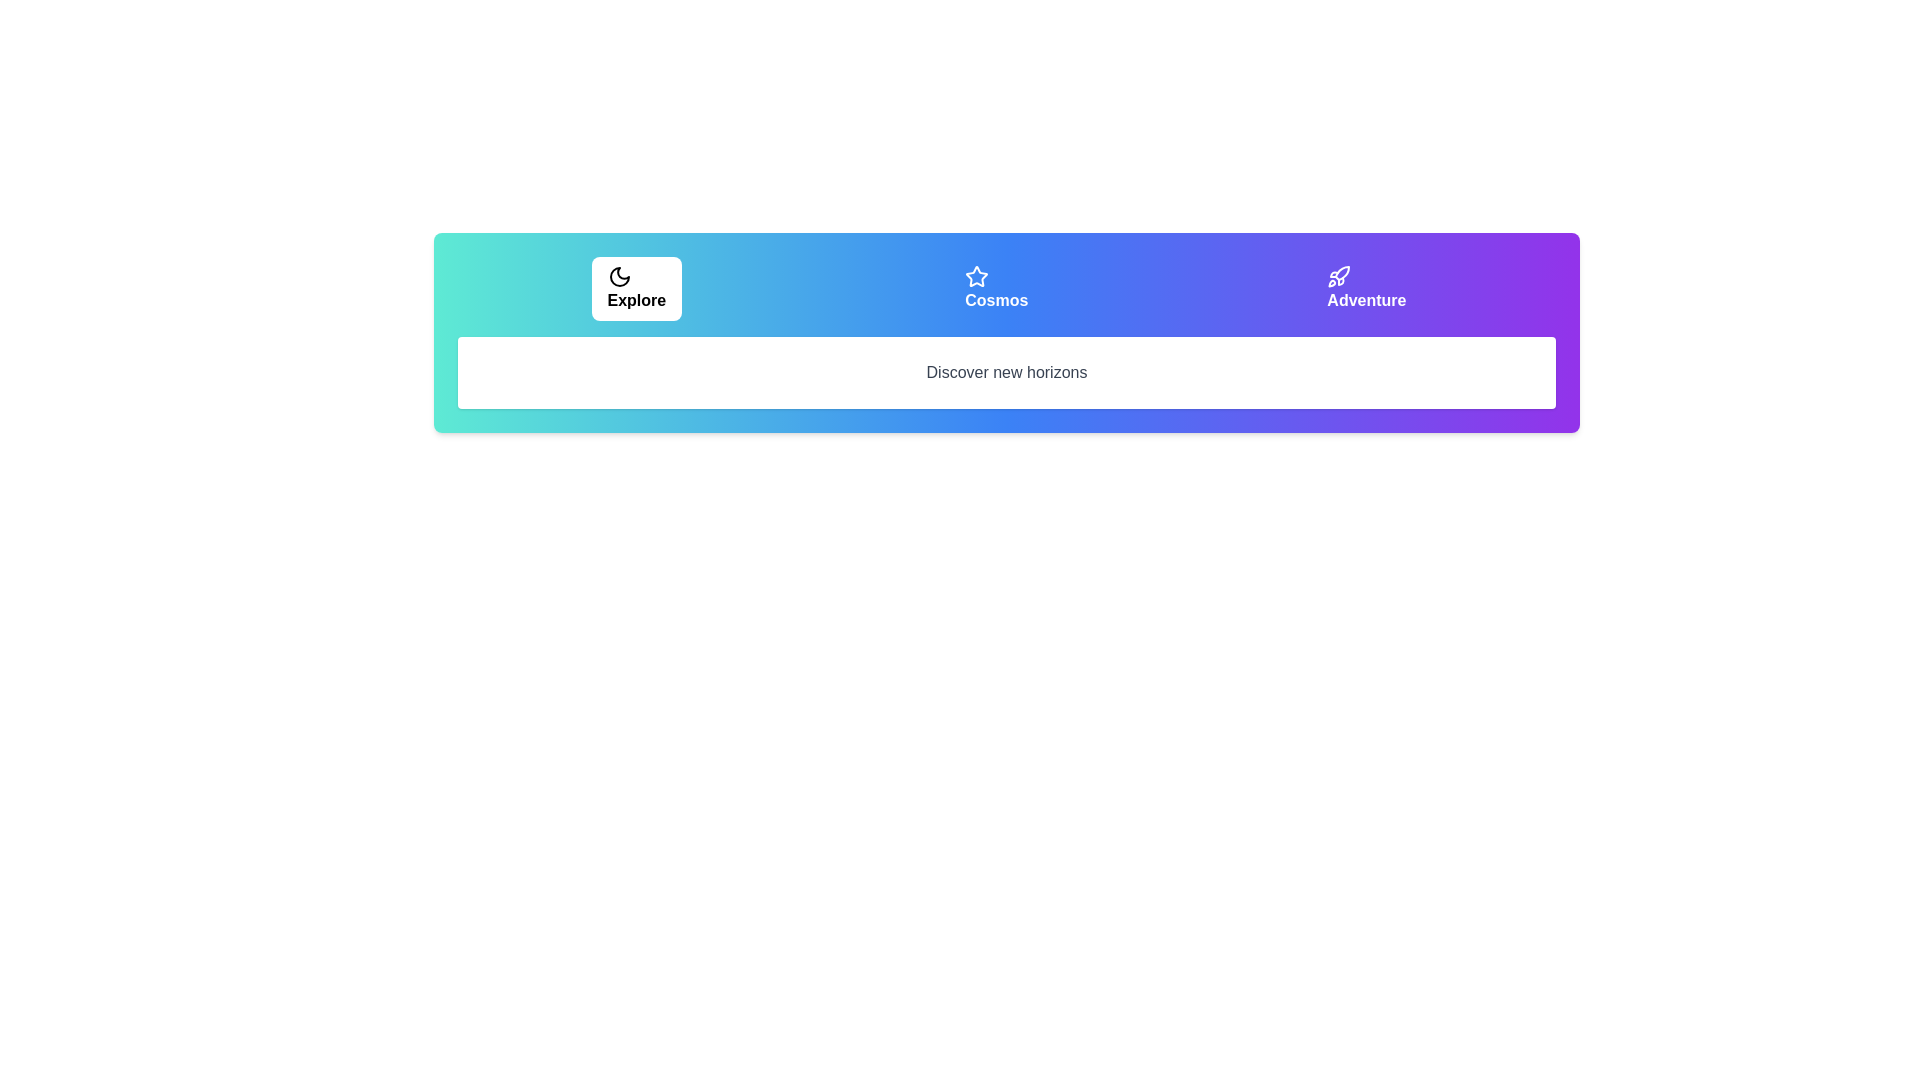 This screenshot has width=1920, height=1080. Describe the element at coordinates (635, 289) in the screenshot. I see `the tab labeled Explore by clicking on its respective button` at that location.